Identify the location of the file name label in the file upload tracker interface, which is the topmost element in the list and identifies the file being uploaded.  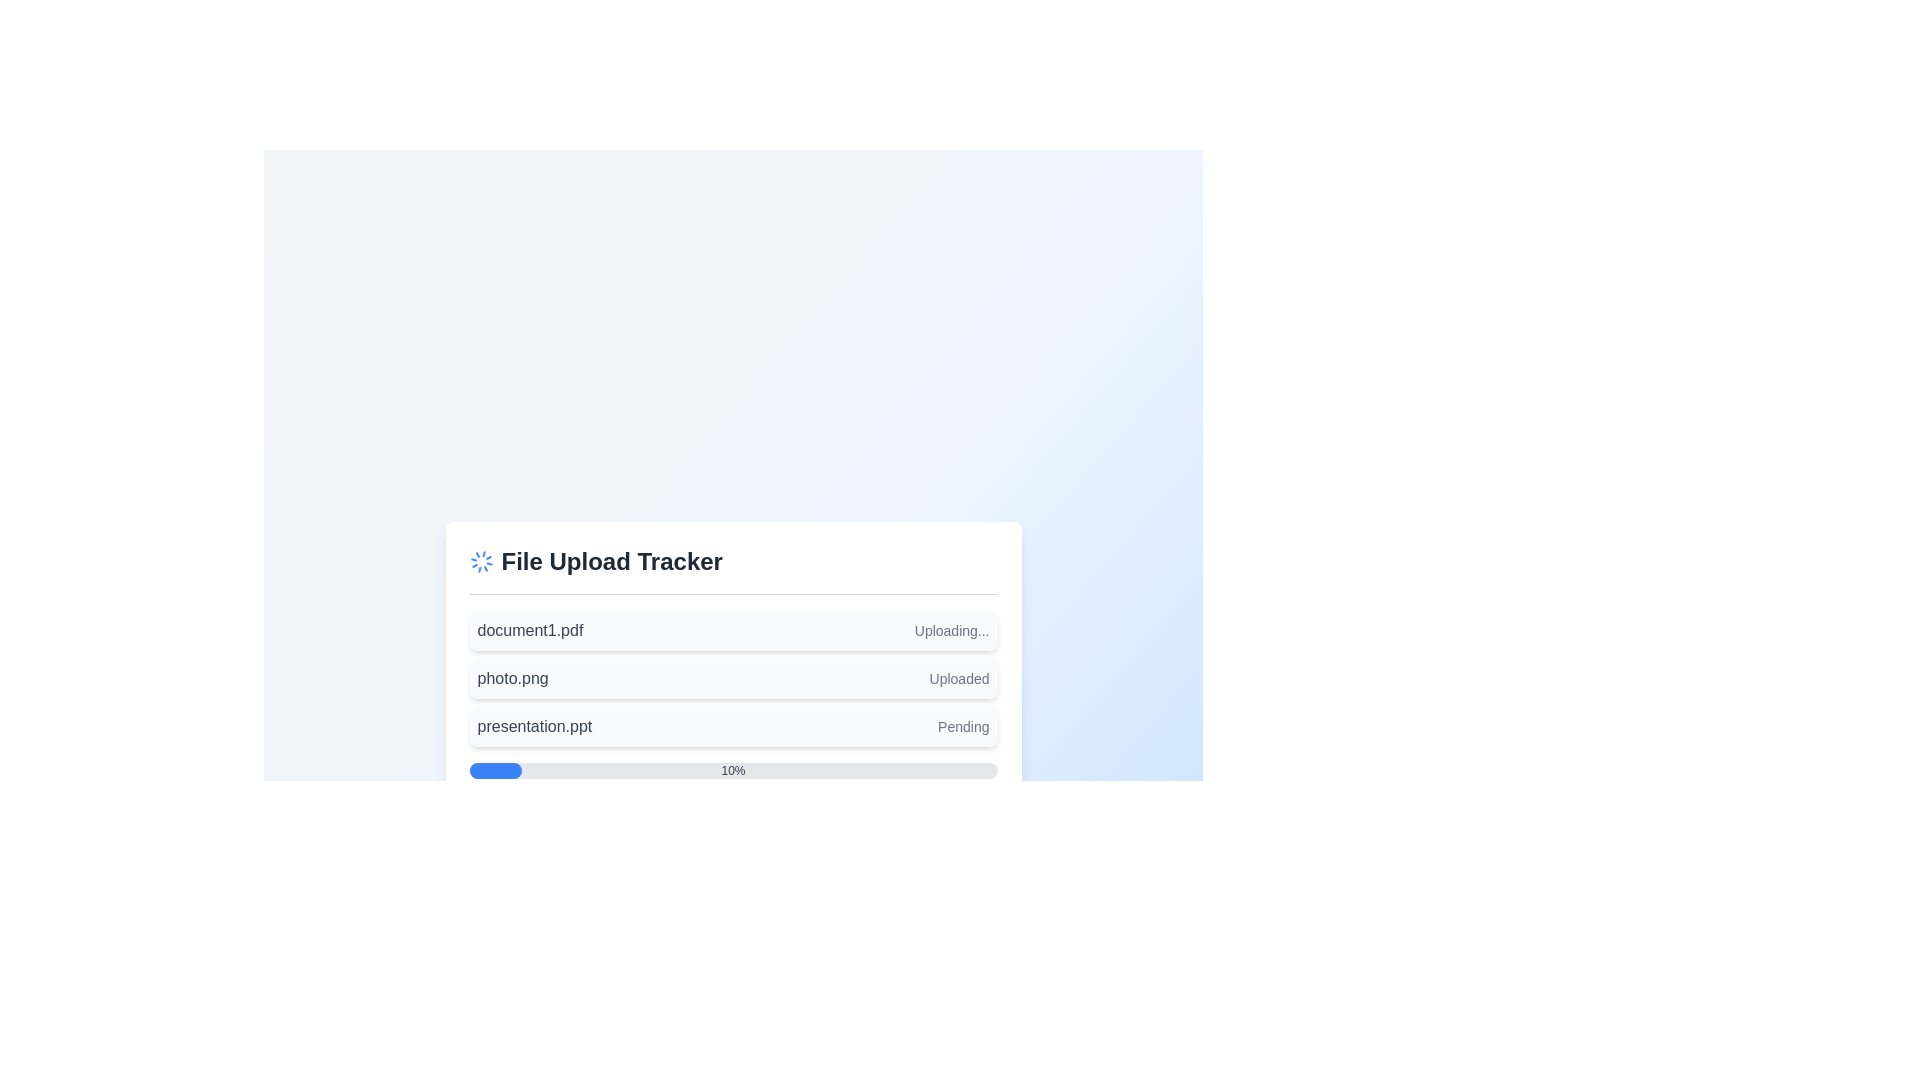
(530, 630).